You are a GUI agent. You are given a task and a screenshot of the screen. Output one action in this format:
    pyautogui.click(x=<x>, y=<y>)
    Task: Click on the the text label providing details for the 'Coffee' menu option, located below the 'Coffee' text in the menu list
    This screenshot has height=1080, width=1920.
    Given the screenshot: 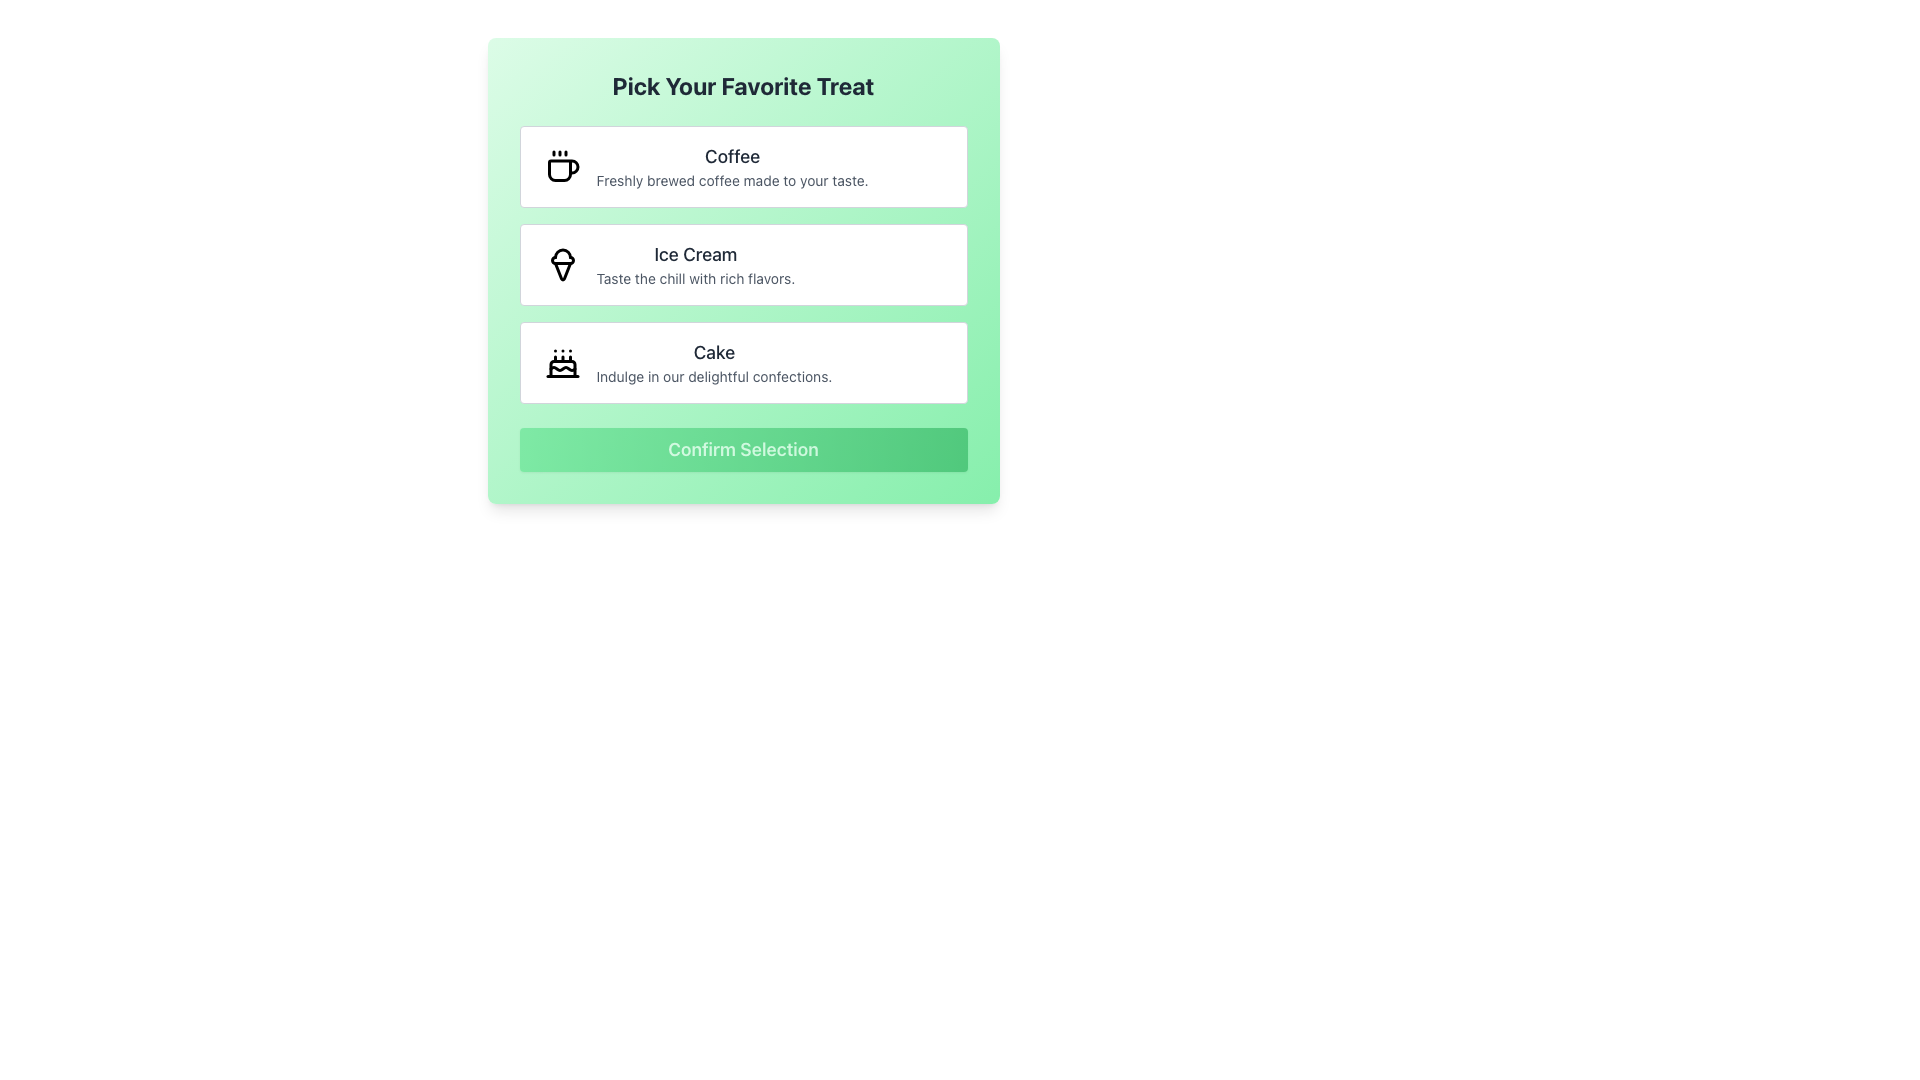 What is the action you would take?
    pyautogui.click(x=731, y=181)
    